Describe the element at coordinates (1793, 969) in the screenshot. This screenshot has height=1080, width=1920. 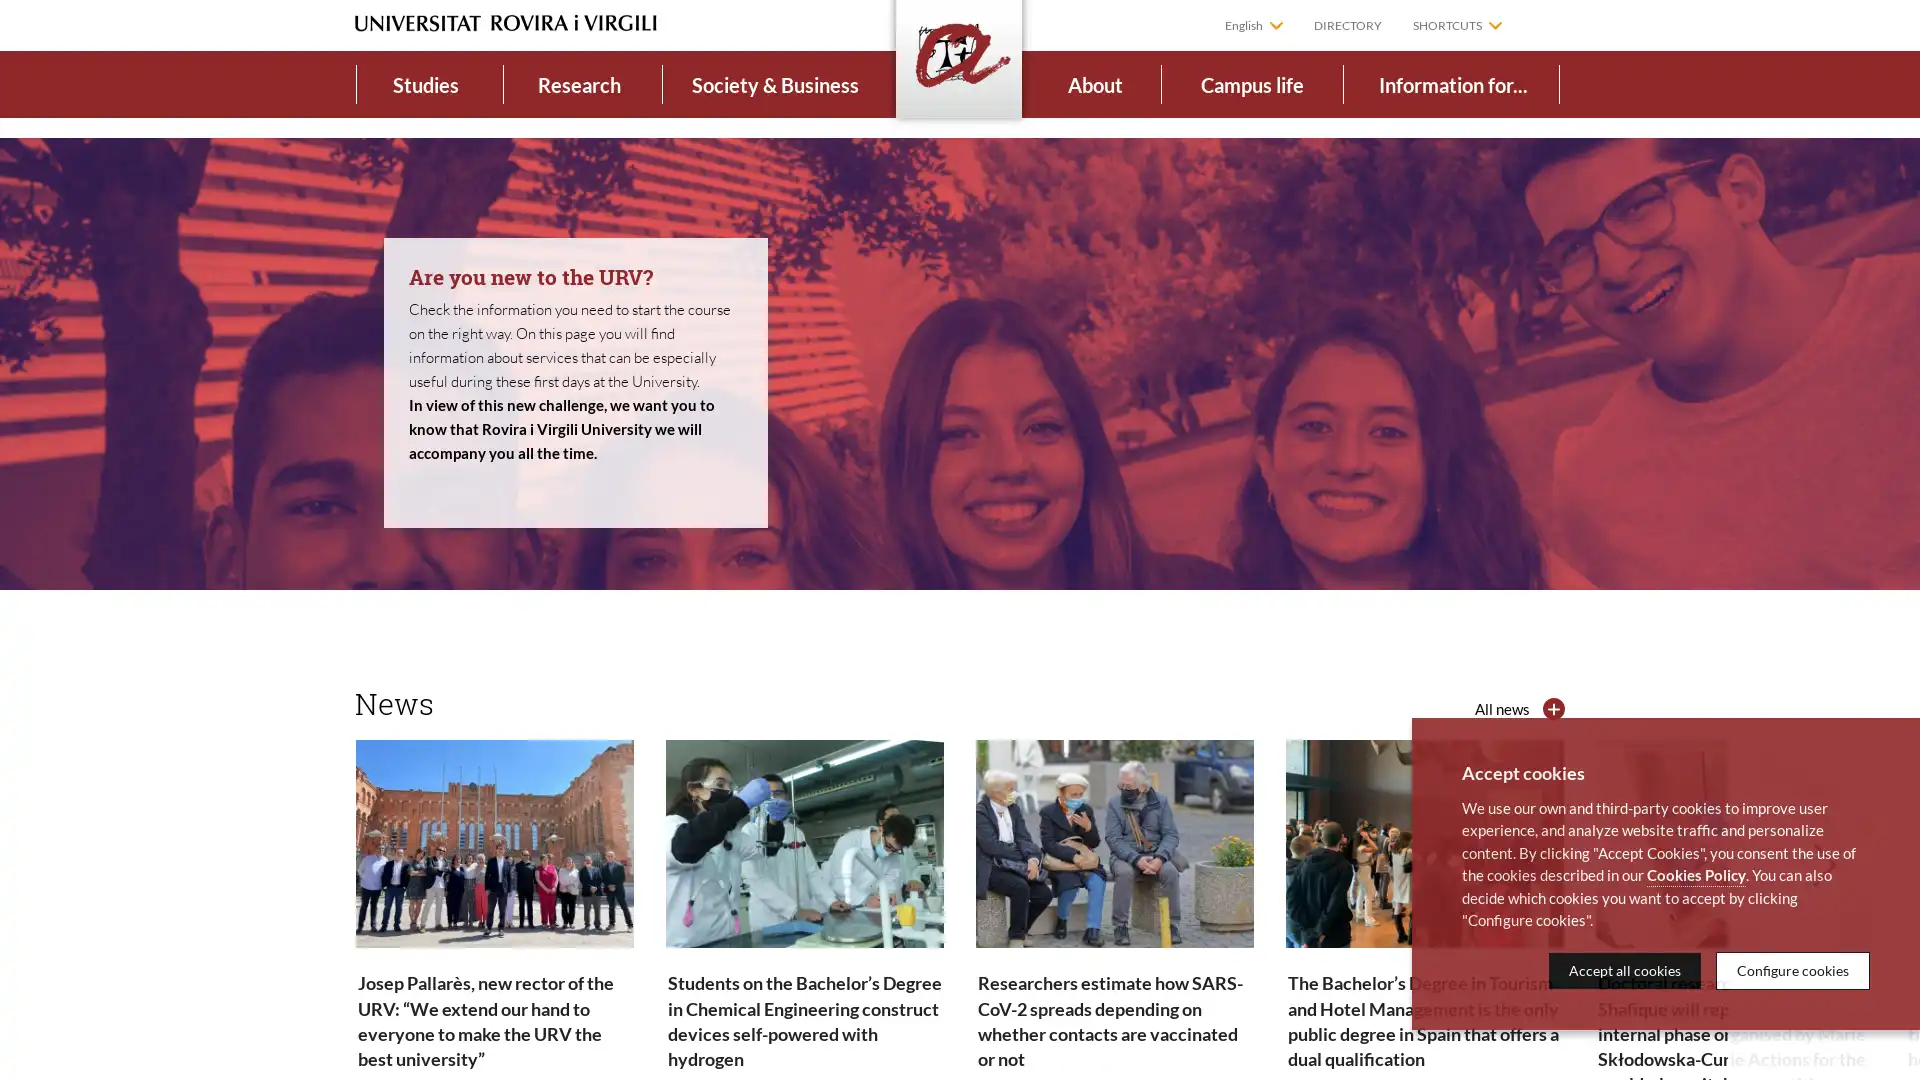
I see `Configure cookies` at that location.